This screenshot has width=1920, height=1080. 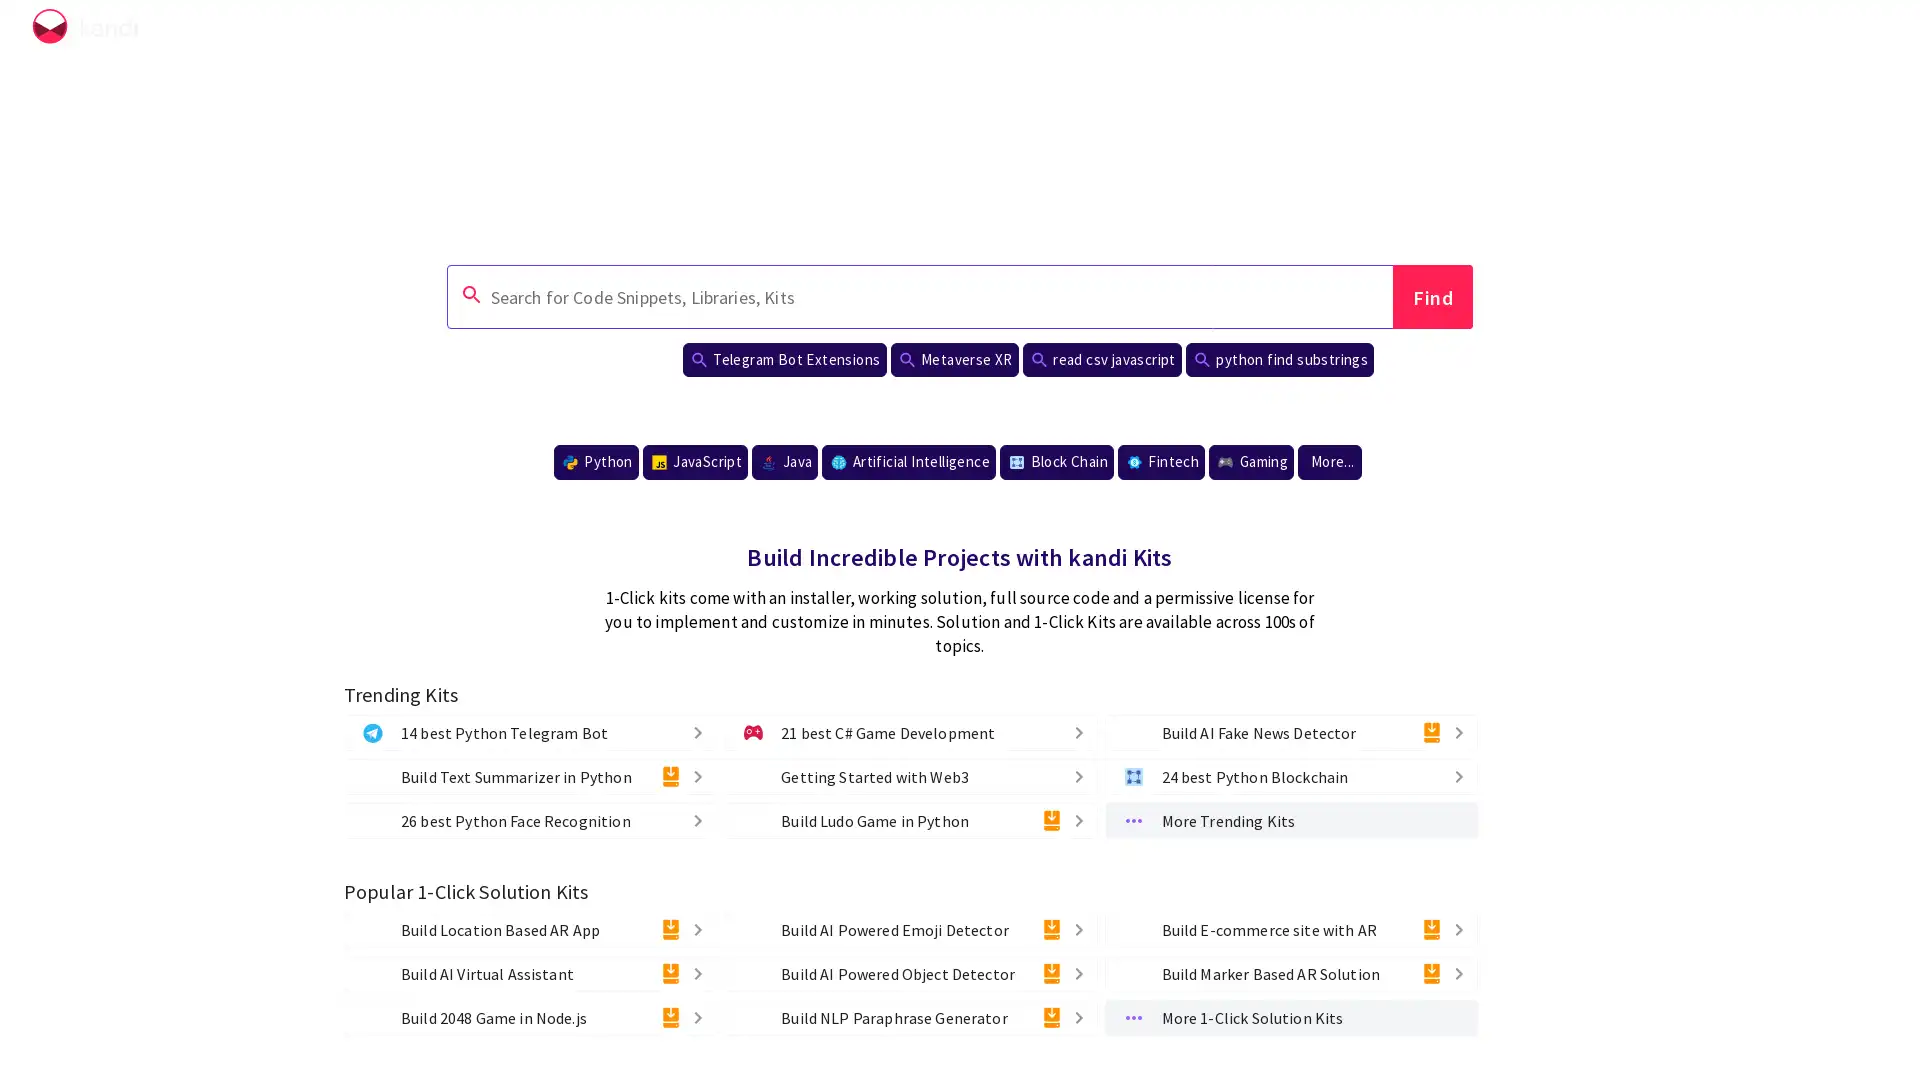 I want to click on spotting-fake-news Build AI Fake News Detector, so click(x=1290, y=732).